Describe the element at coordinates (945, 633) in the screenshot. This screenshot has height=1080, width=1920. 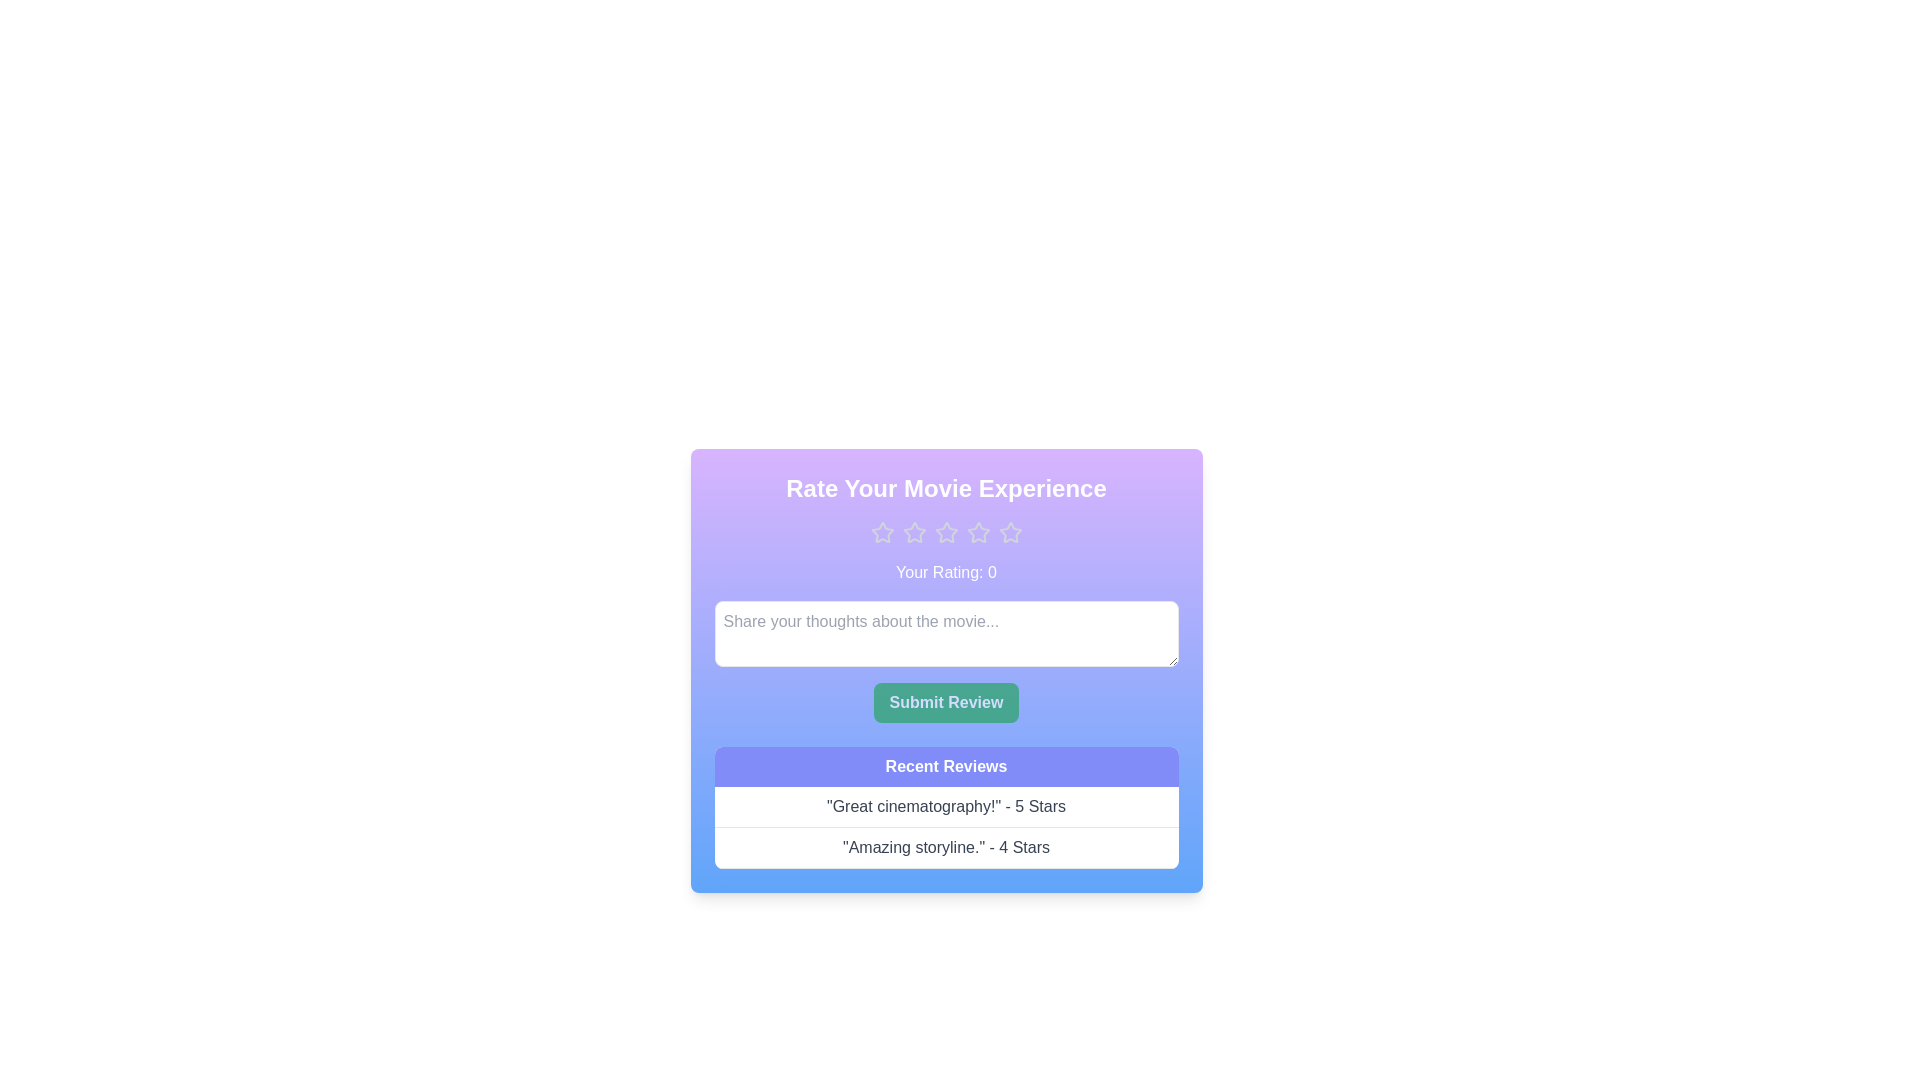
I see `the text area and type the feedback text` at that location.